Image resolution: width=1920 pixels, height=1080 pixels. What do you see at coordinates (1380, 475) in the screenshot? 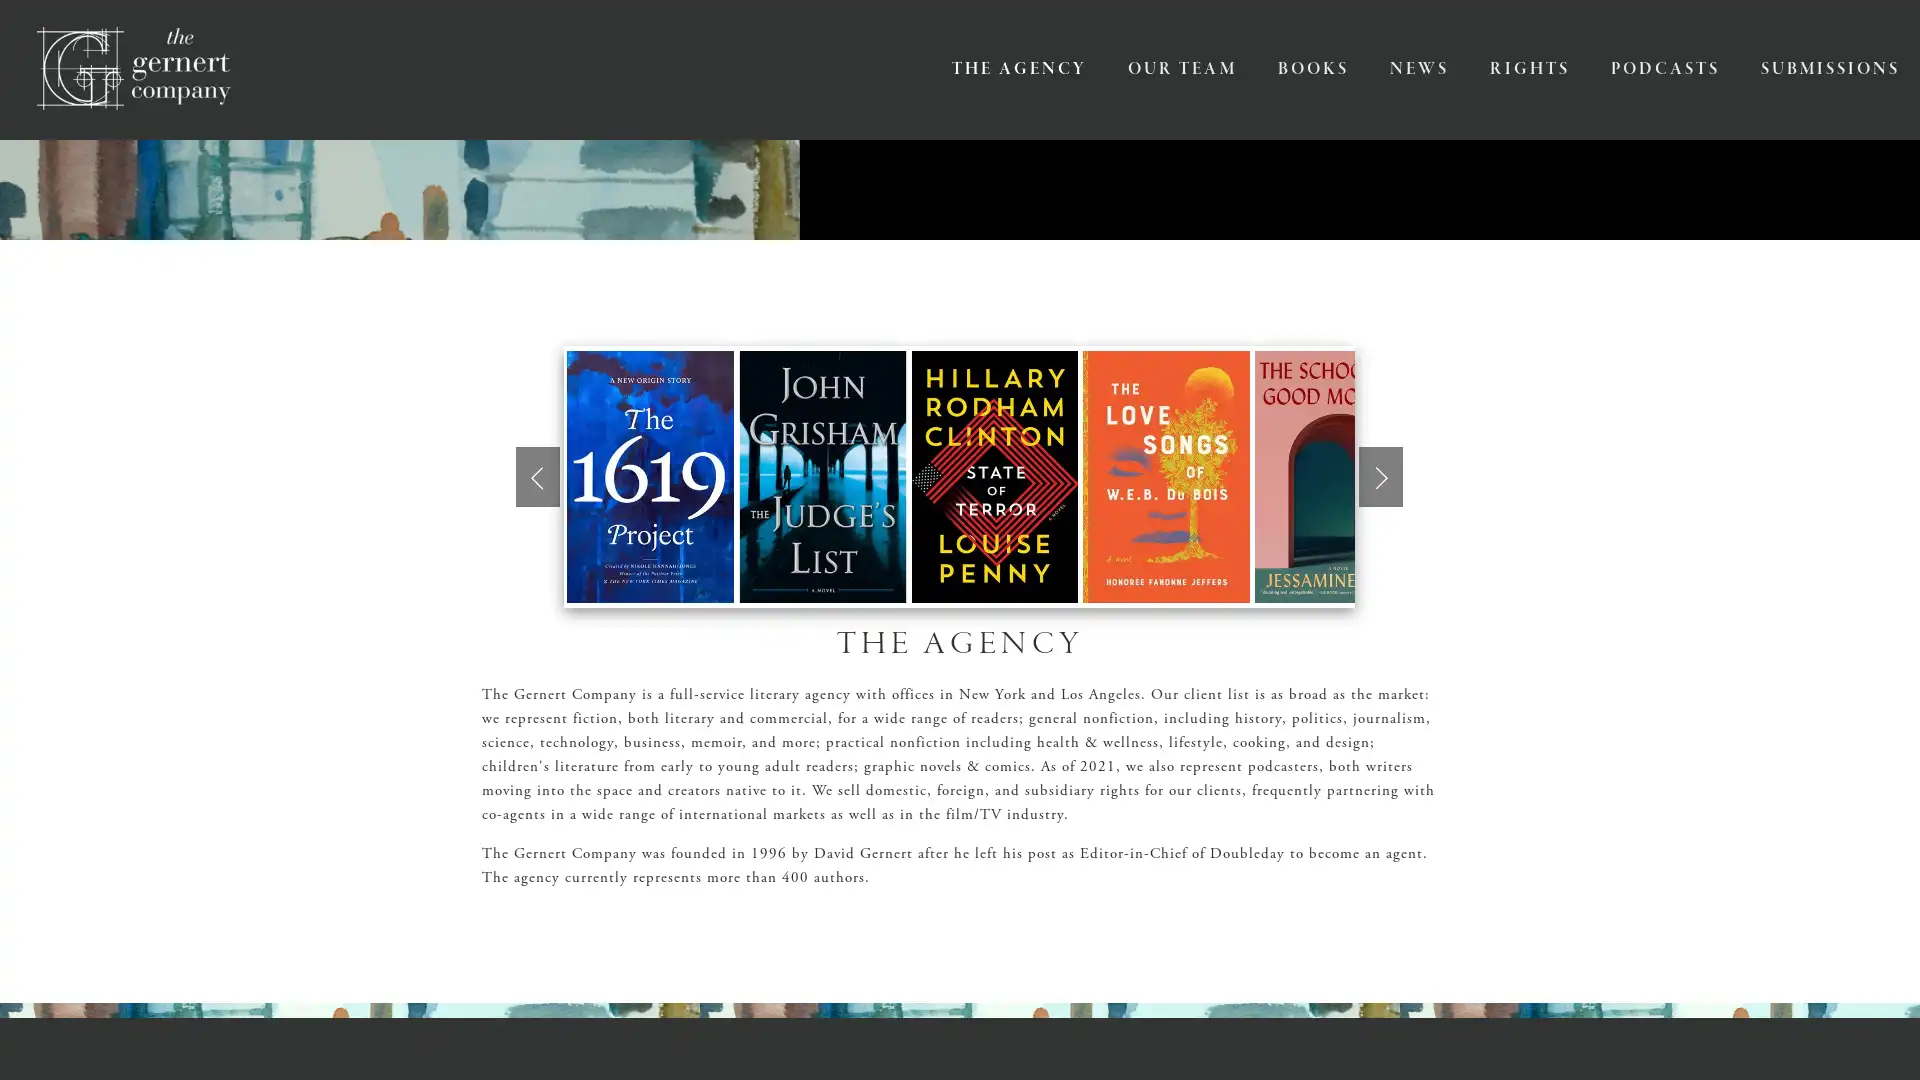
I see `Next Slide` at bounding box center [1380, 475].